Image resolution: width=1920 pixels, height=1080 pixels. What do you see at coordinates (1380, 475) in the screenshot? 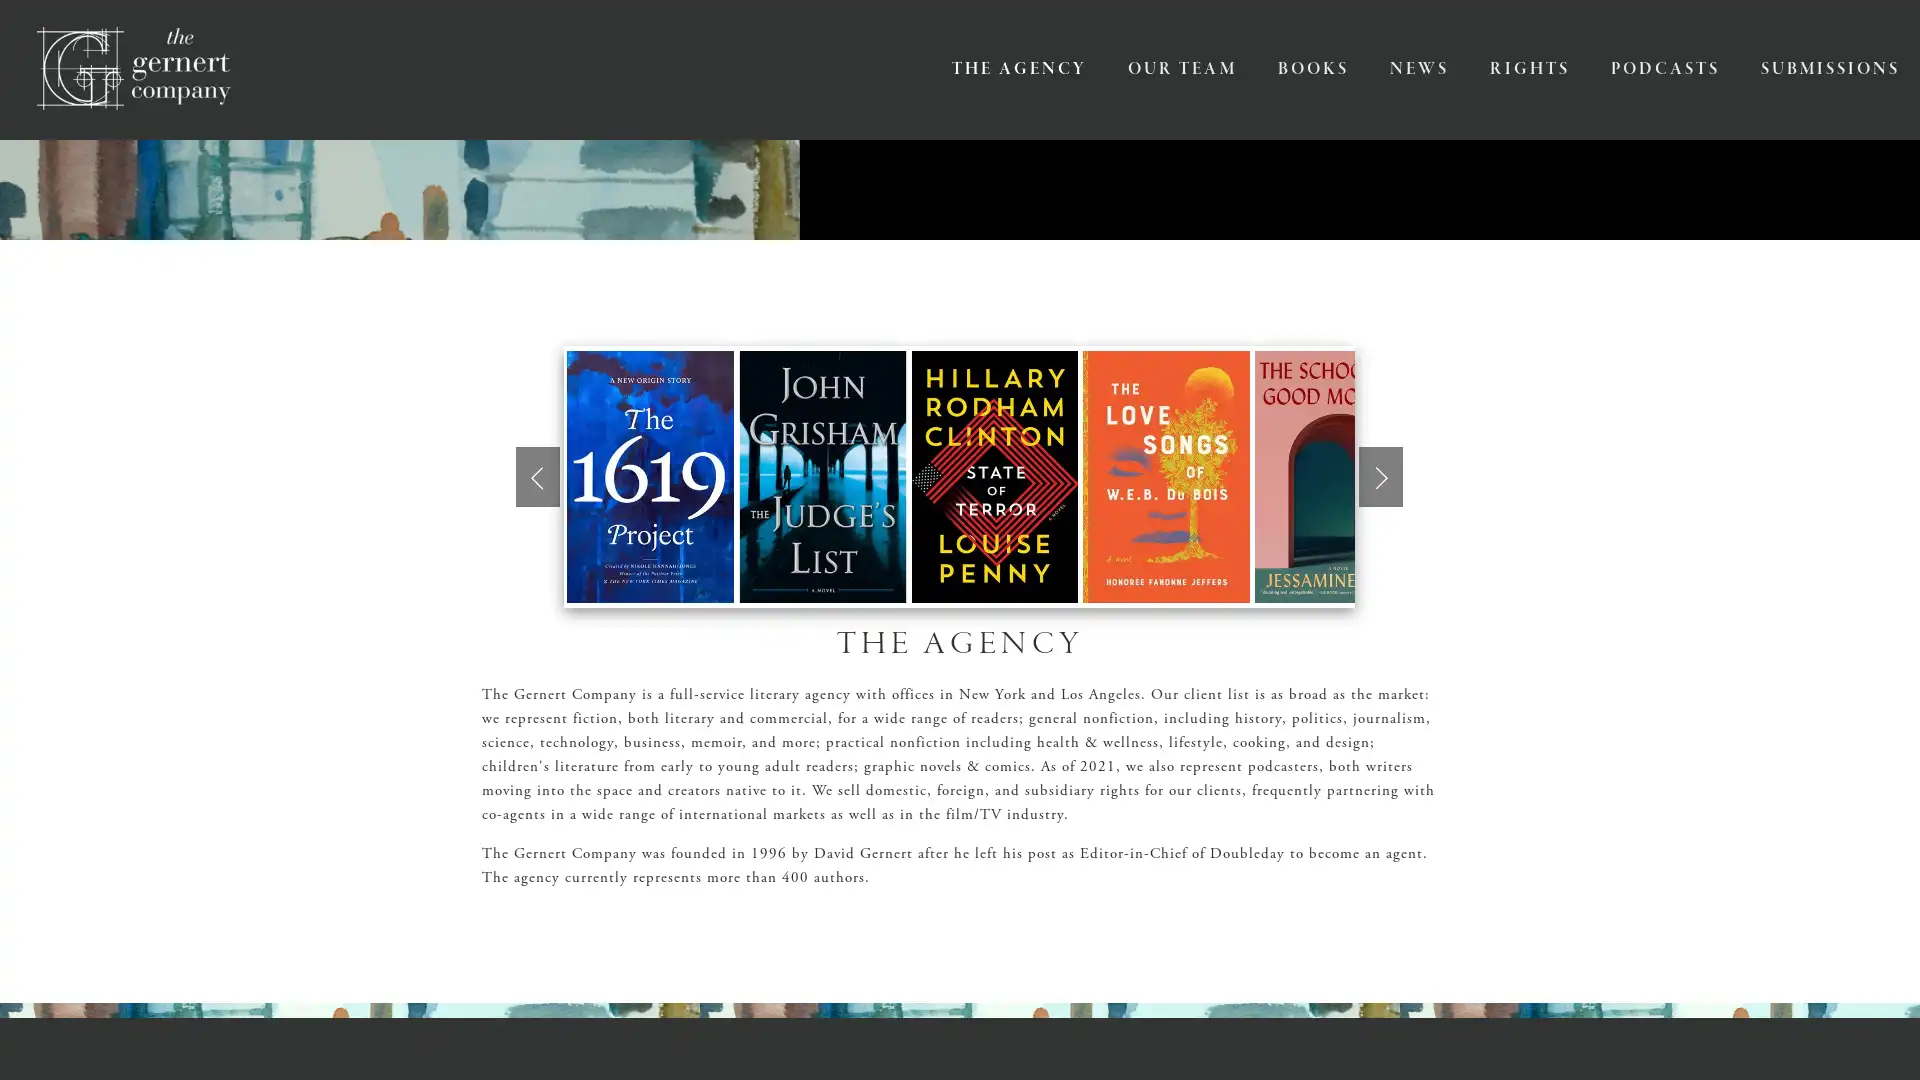
I see `Next Slide` at bounding box center [1380, 475].